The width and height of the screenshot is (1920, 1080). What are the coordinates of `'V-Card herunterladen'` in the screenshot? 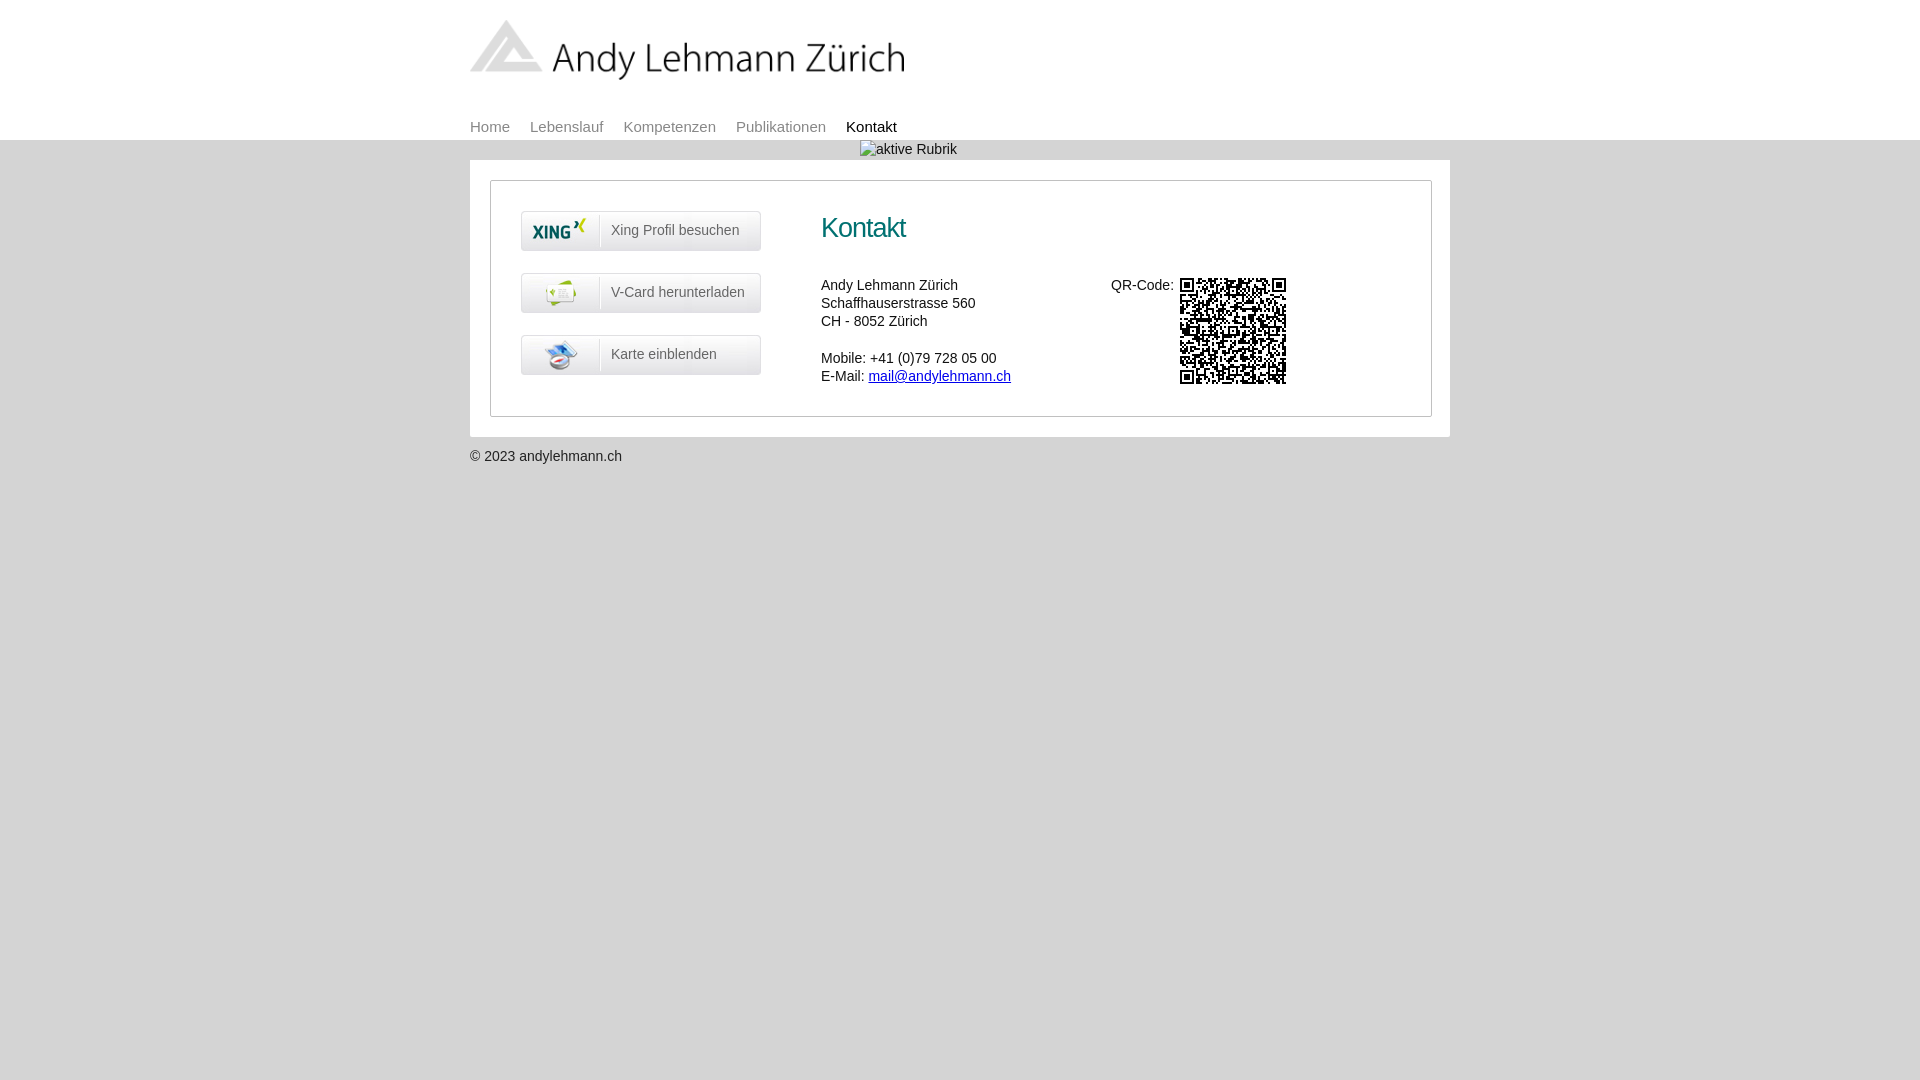 It's located at (521, 293).